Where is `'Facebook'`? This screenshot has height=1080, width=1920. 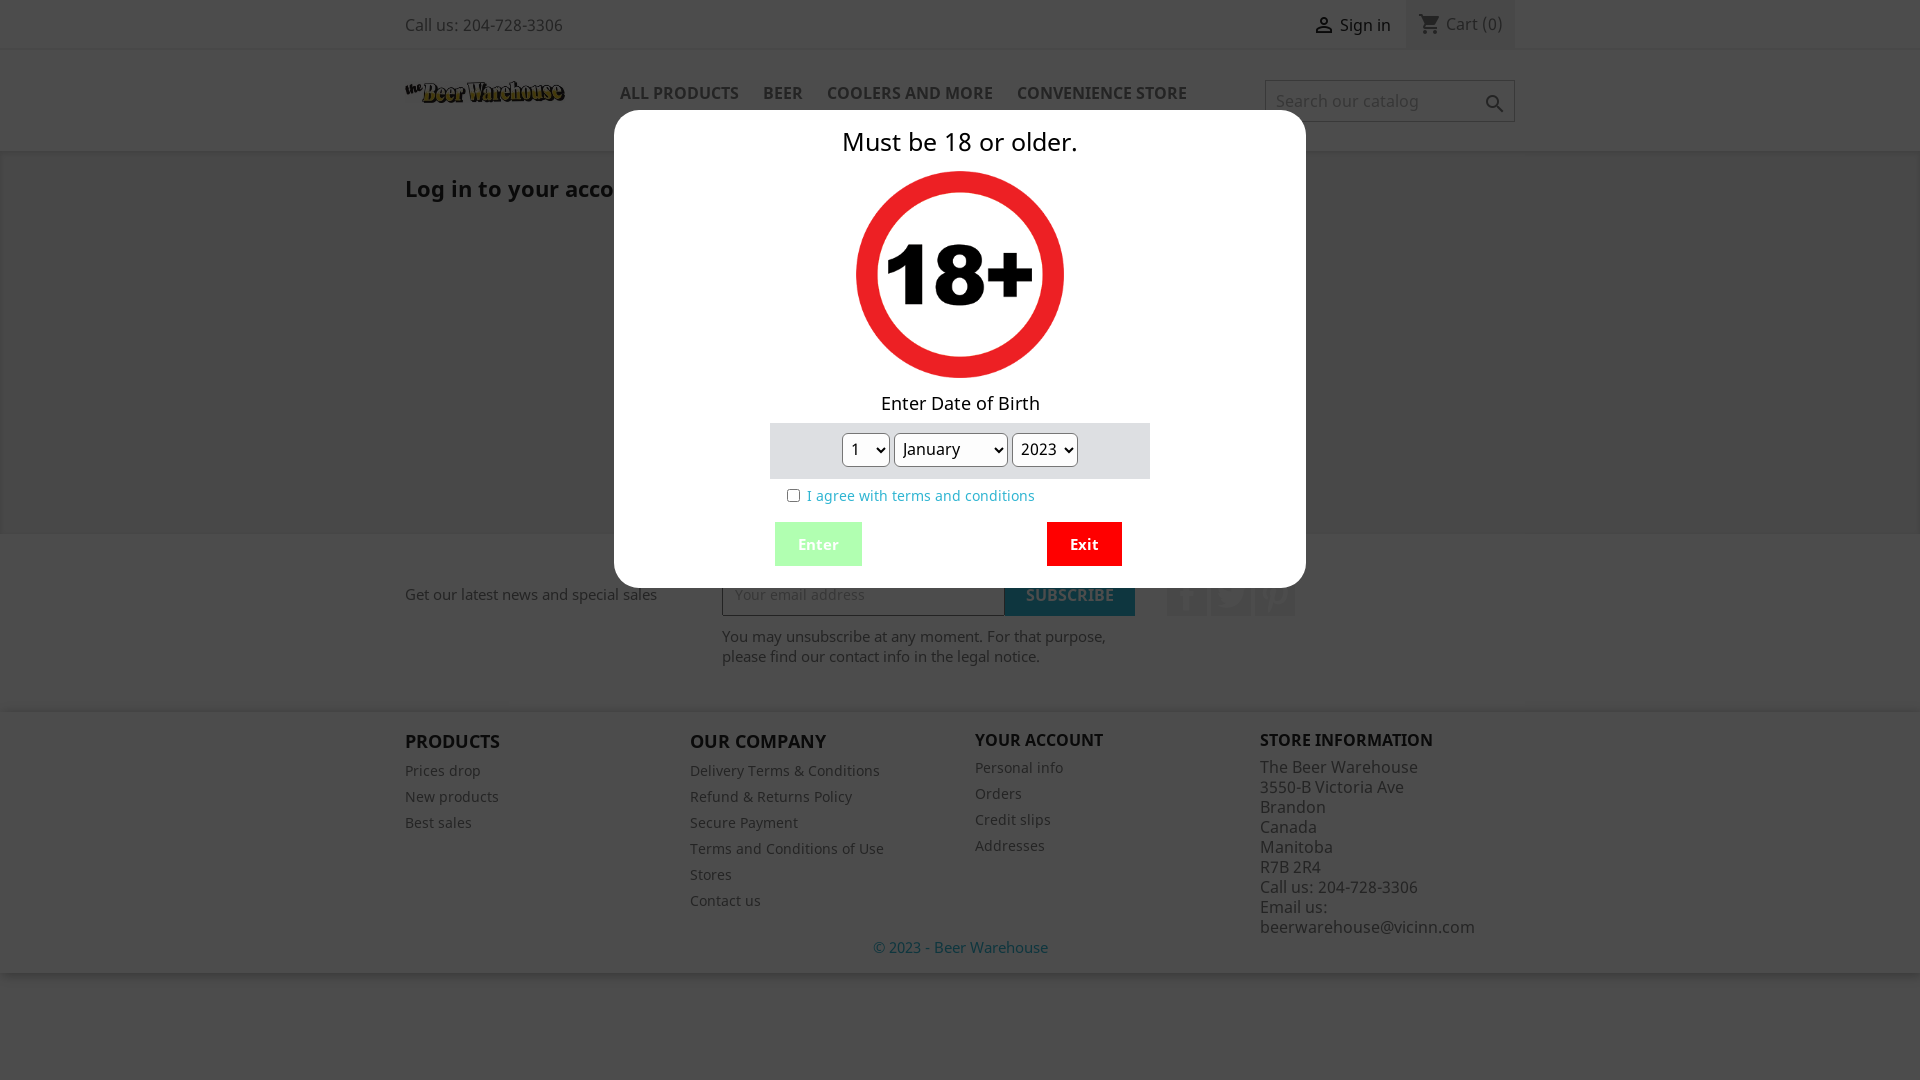 'Facebook' is located at coordinates (1186, 595).